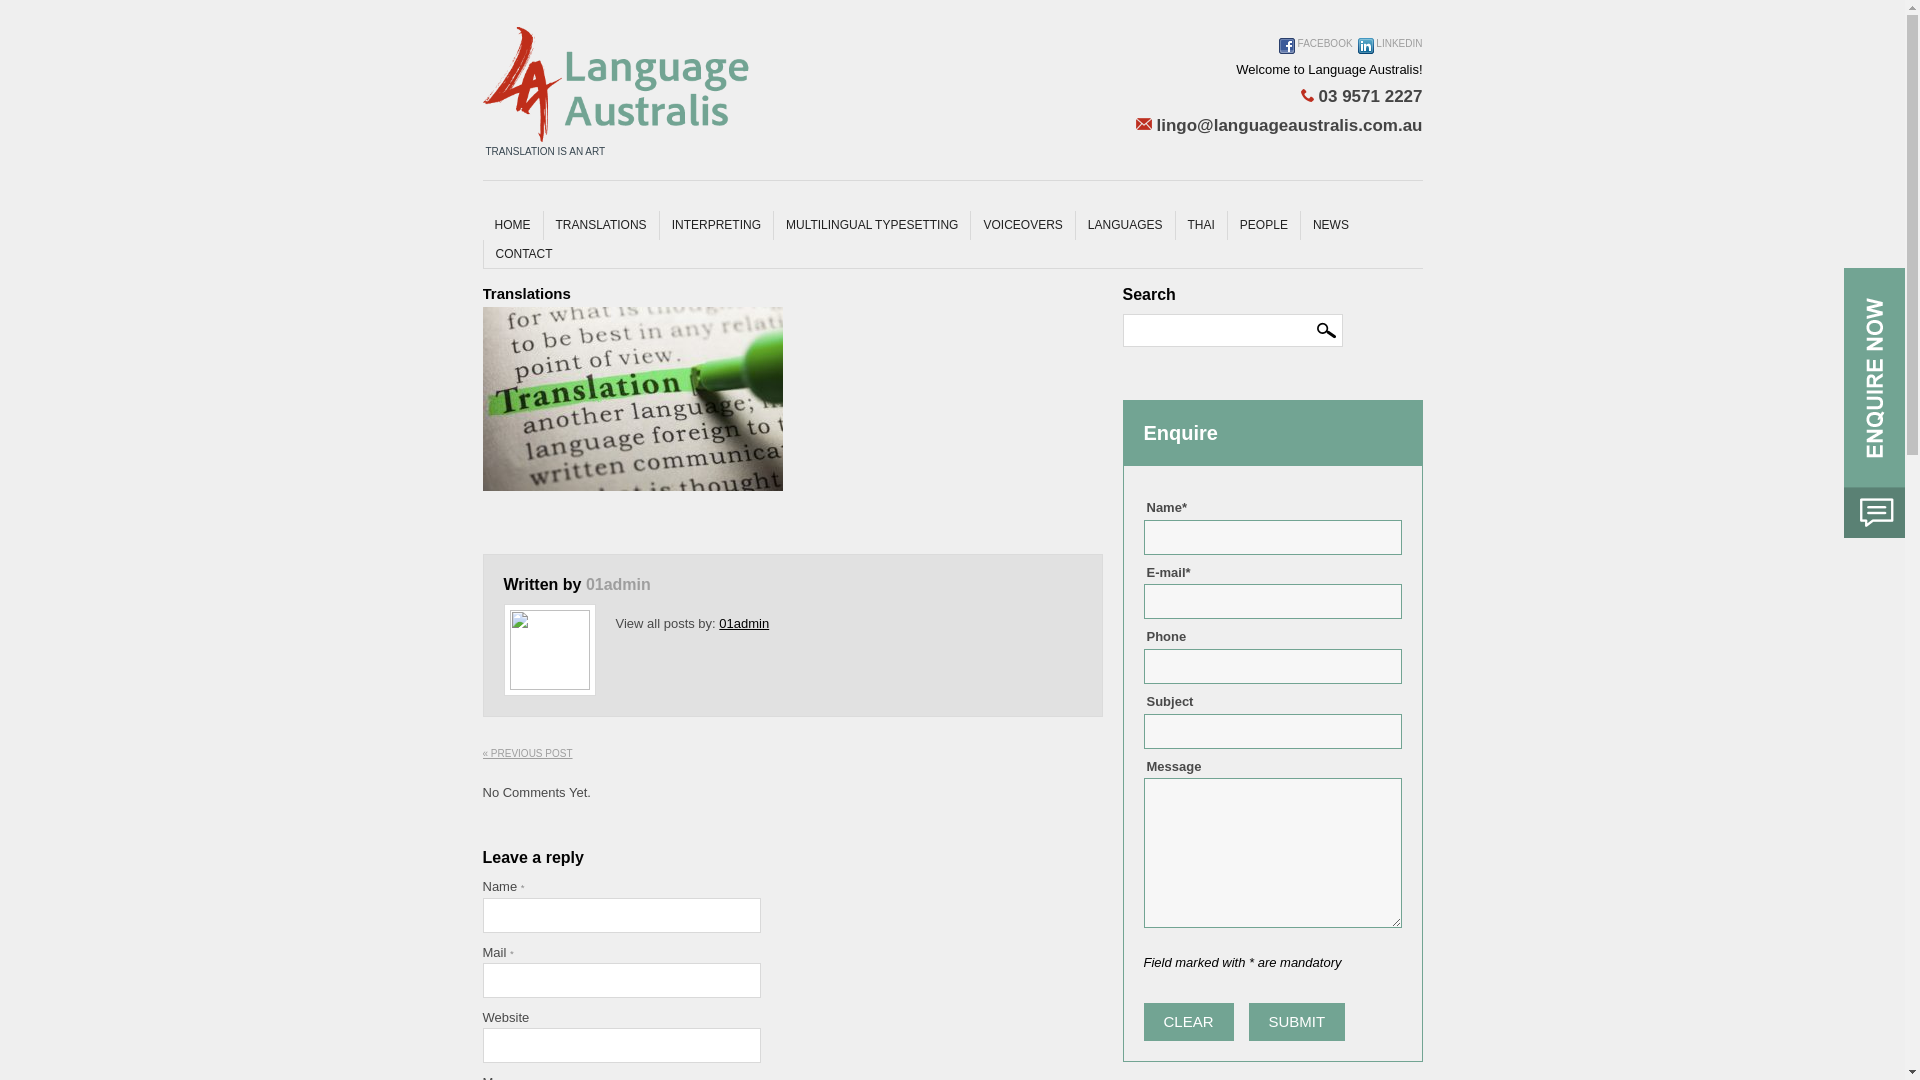  I want to click on 'LANGUAGES', so click(1124, 225).